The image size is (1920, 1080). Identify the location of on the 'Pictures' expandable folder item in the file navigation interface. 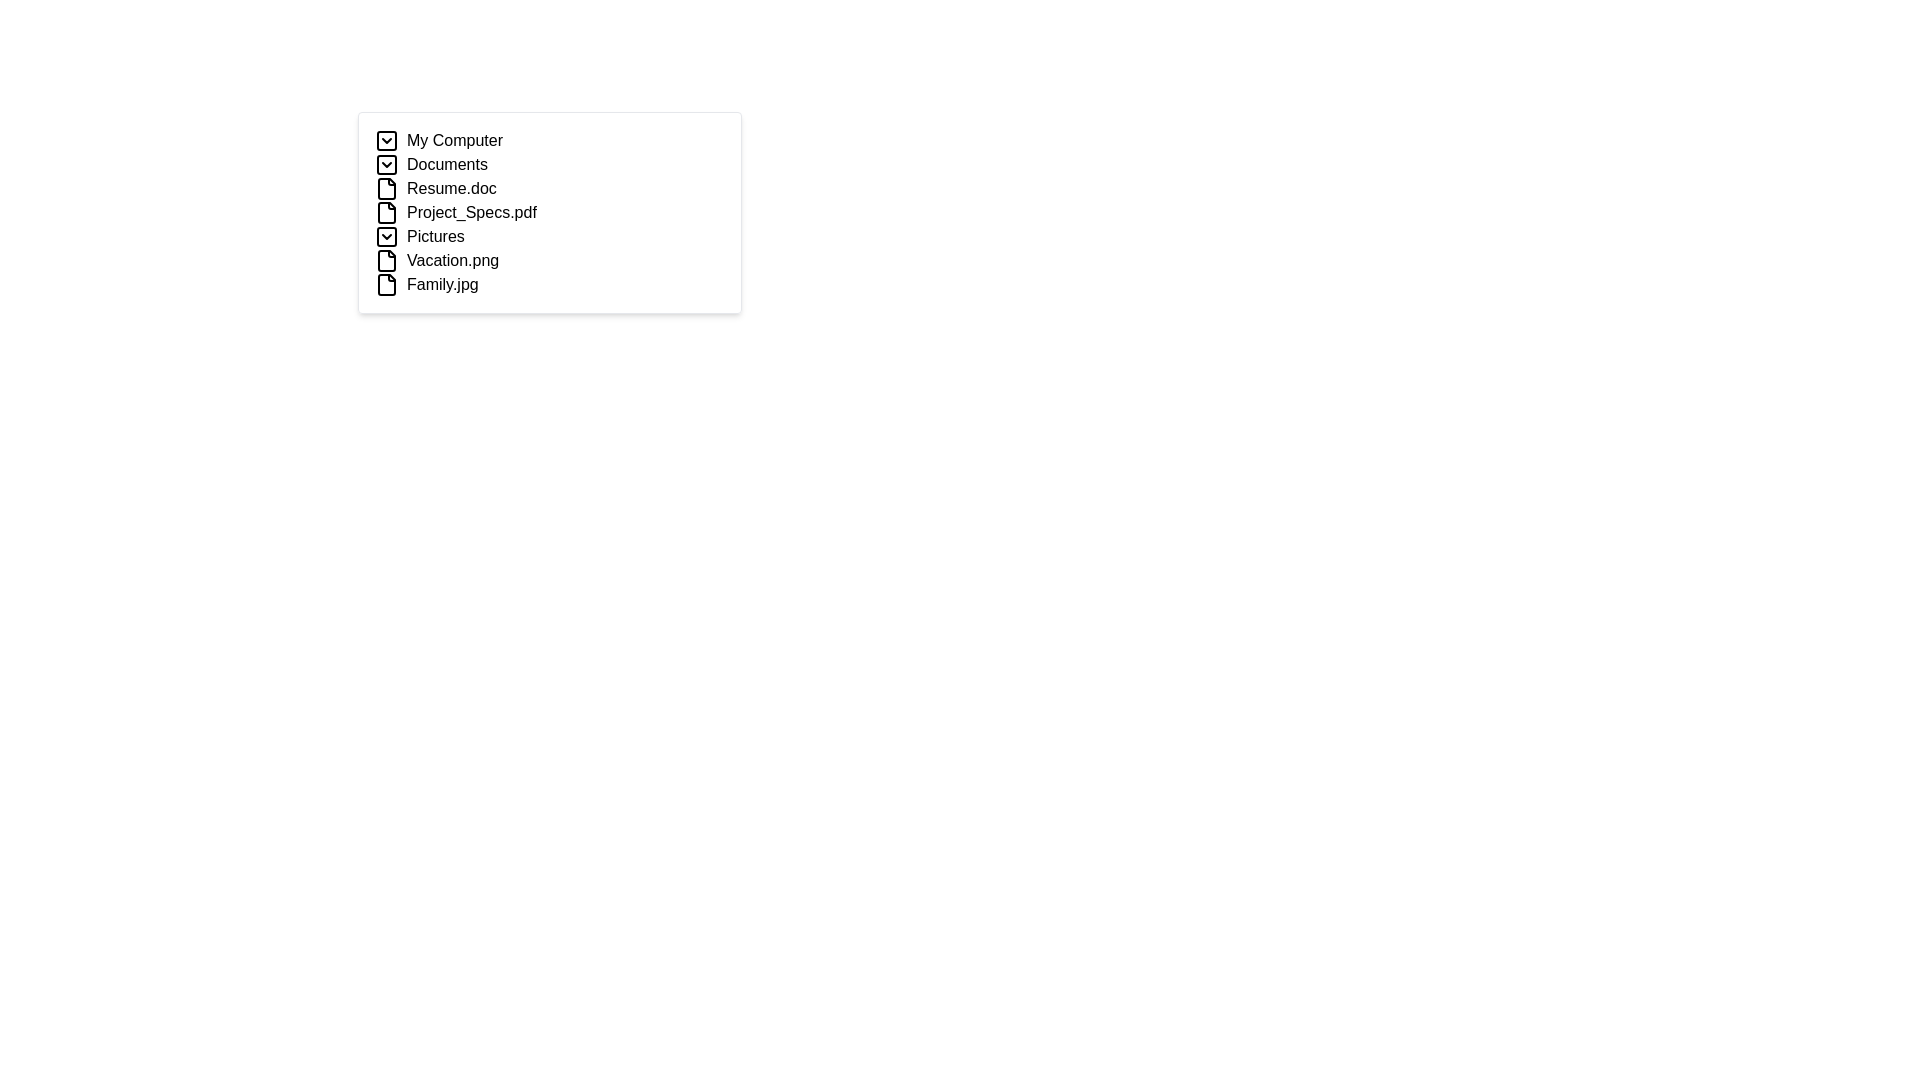
(550, 235).